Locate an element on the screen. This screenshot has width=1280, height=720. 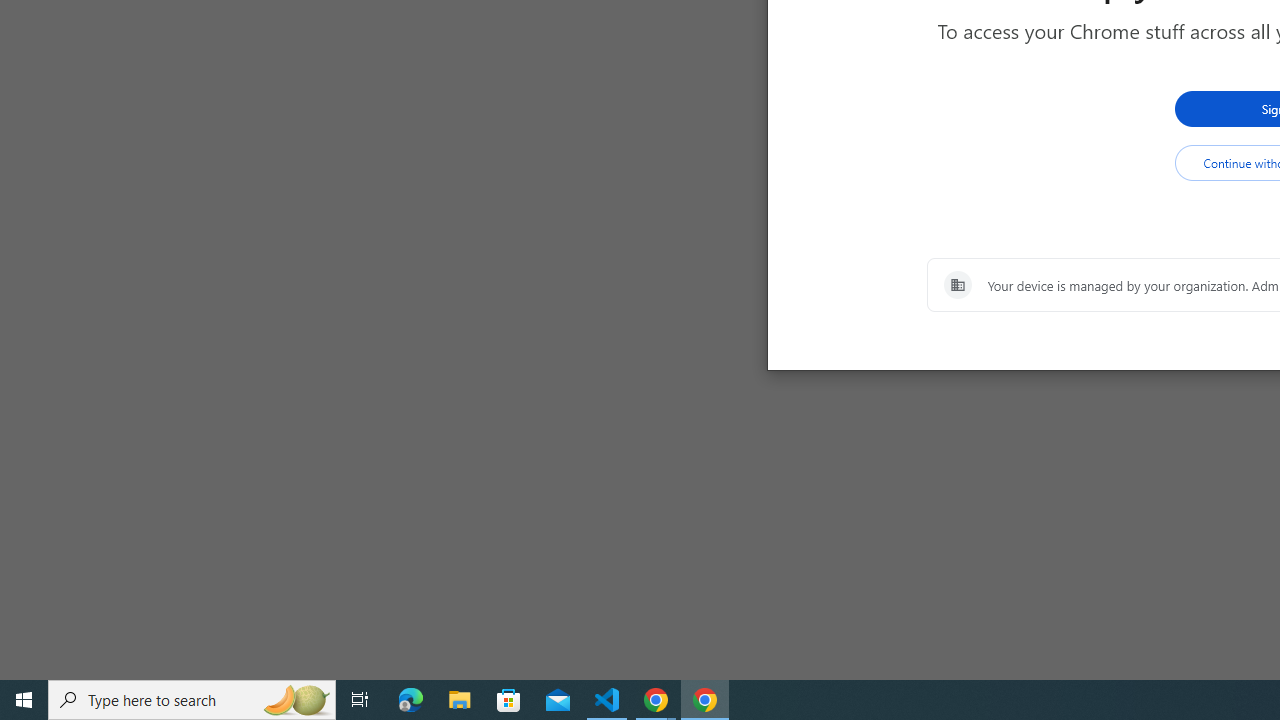
'Google Chrome - 1 running window' is located at coordinates (705, 698).